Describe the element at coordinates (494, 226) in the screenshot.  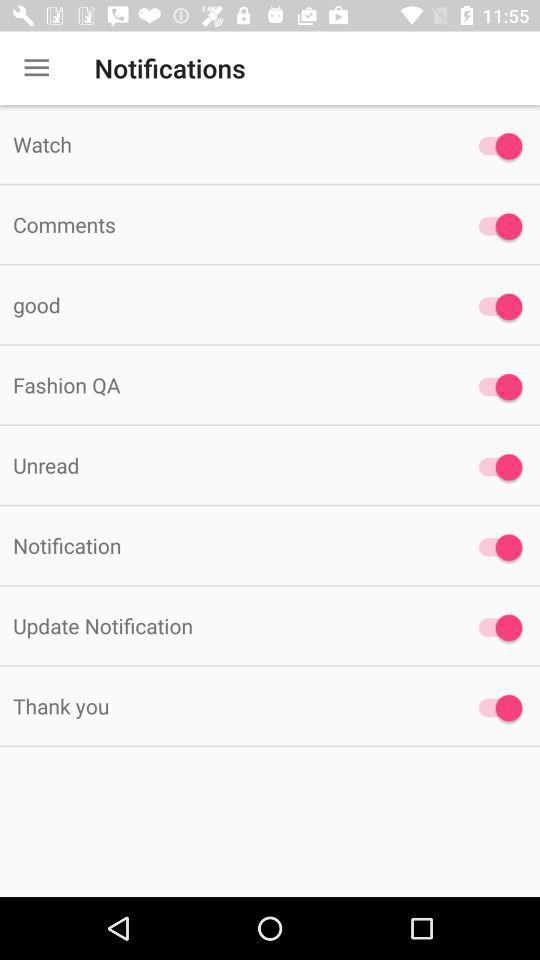
I see `comments on/off` at that location.